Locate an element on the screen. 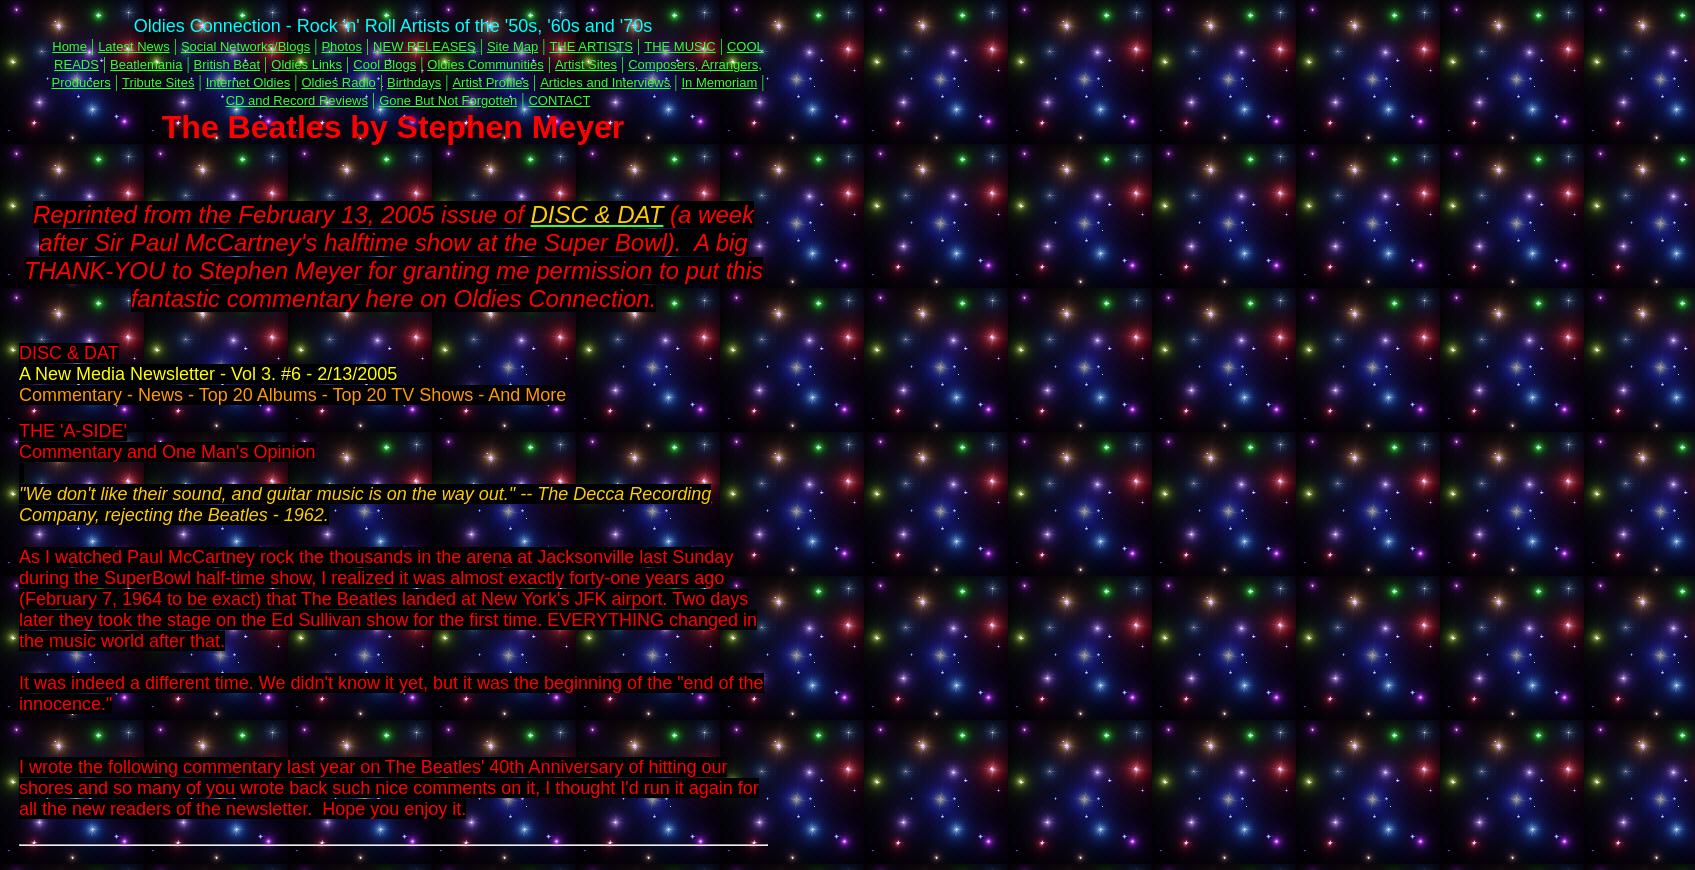 The height and width of the screenshot is (870, 1695). 'Latest News' is located at coordinates (133, 45).